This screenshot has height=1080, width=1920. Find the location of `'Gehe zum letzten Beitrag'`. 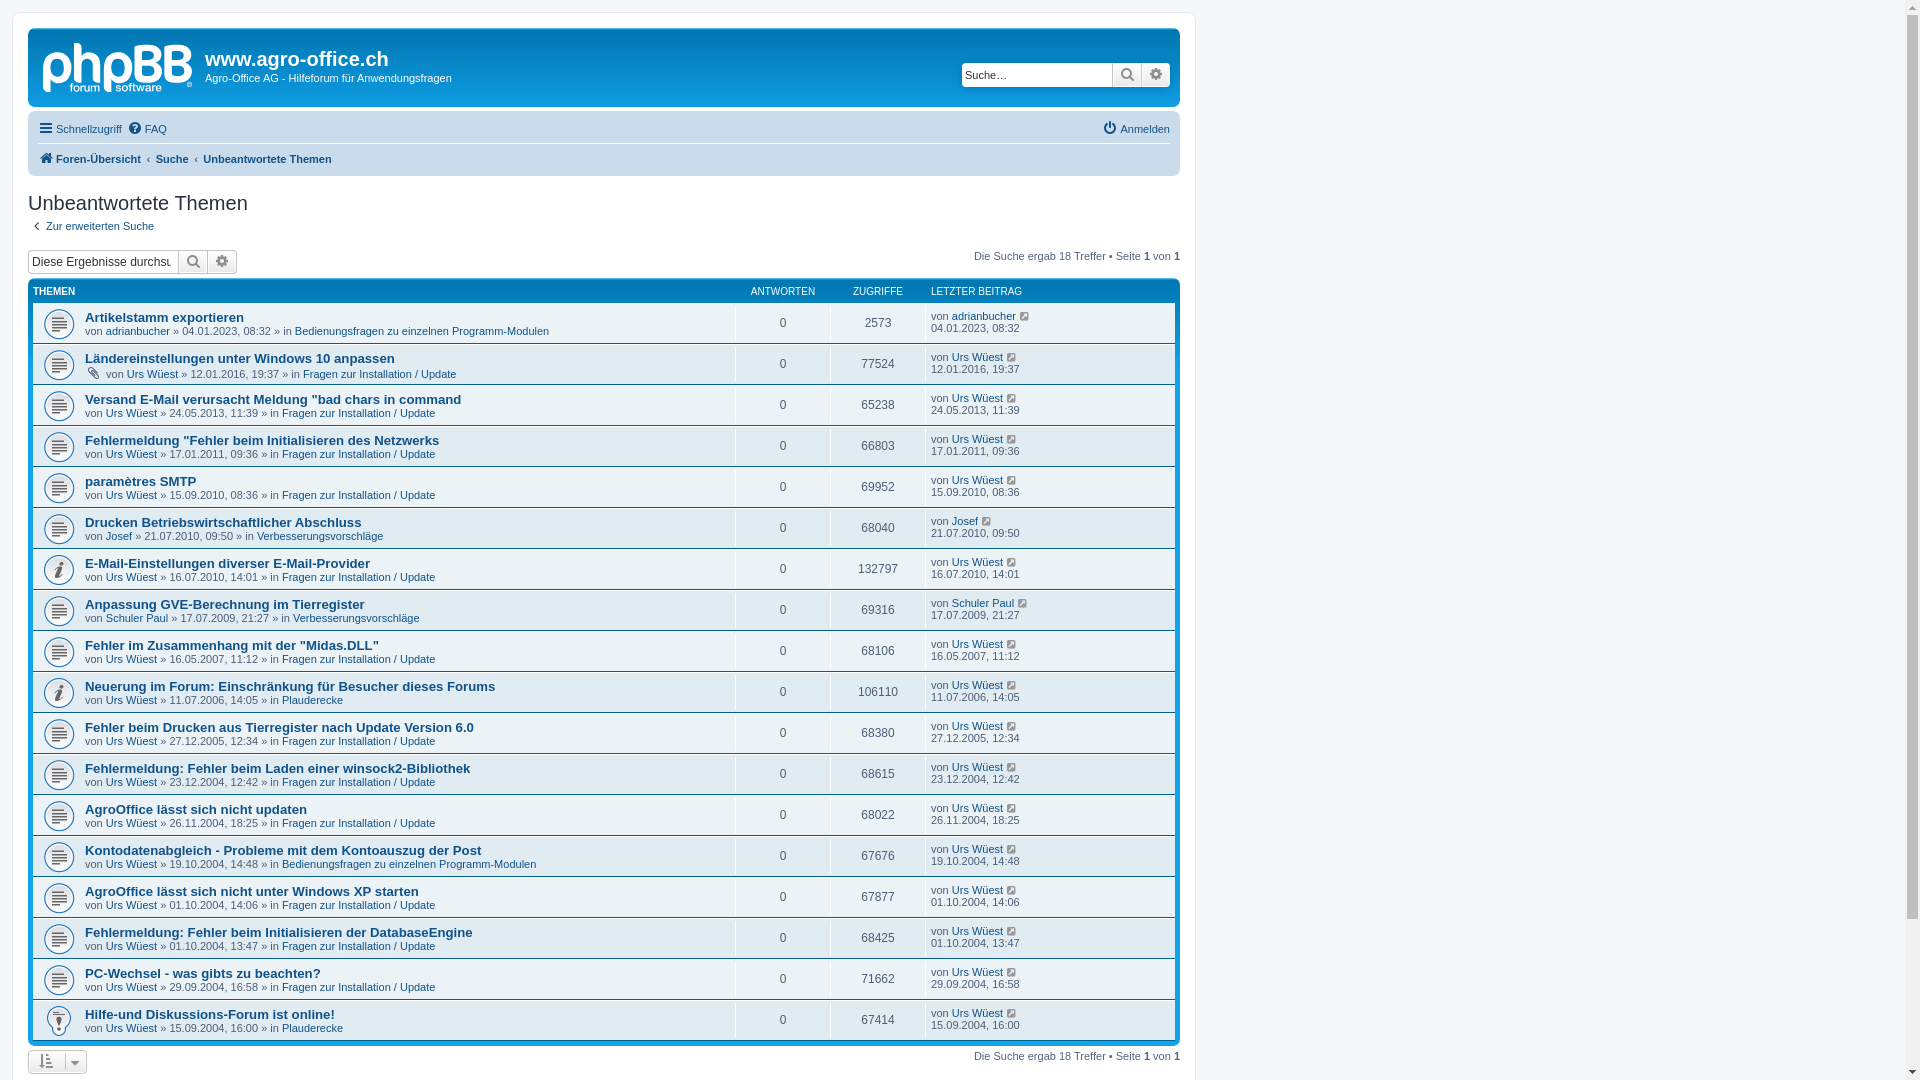

'Gehe zum letzten Beitrag' is located at coordinates (1012, 848).